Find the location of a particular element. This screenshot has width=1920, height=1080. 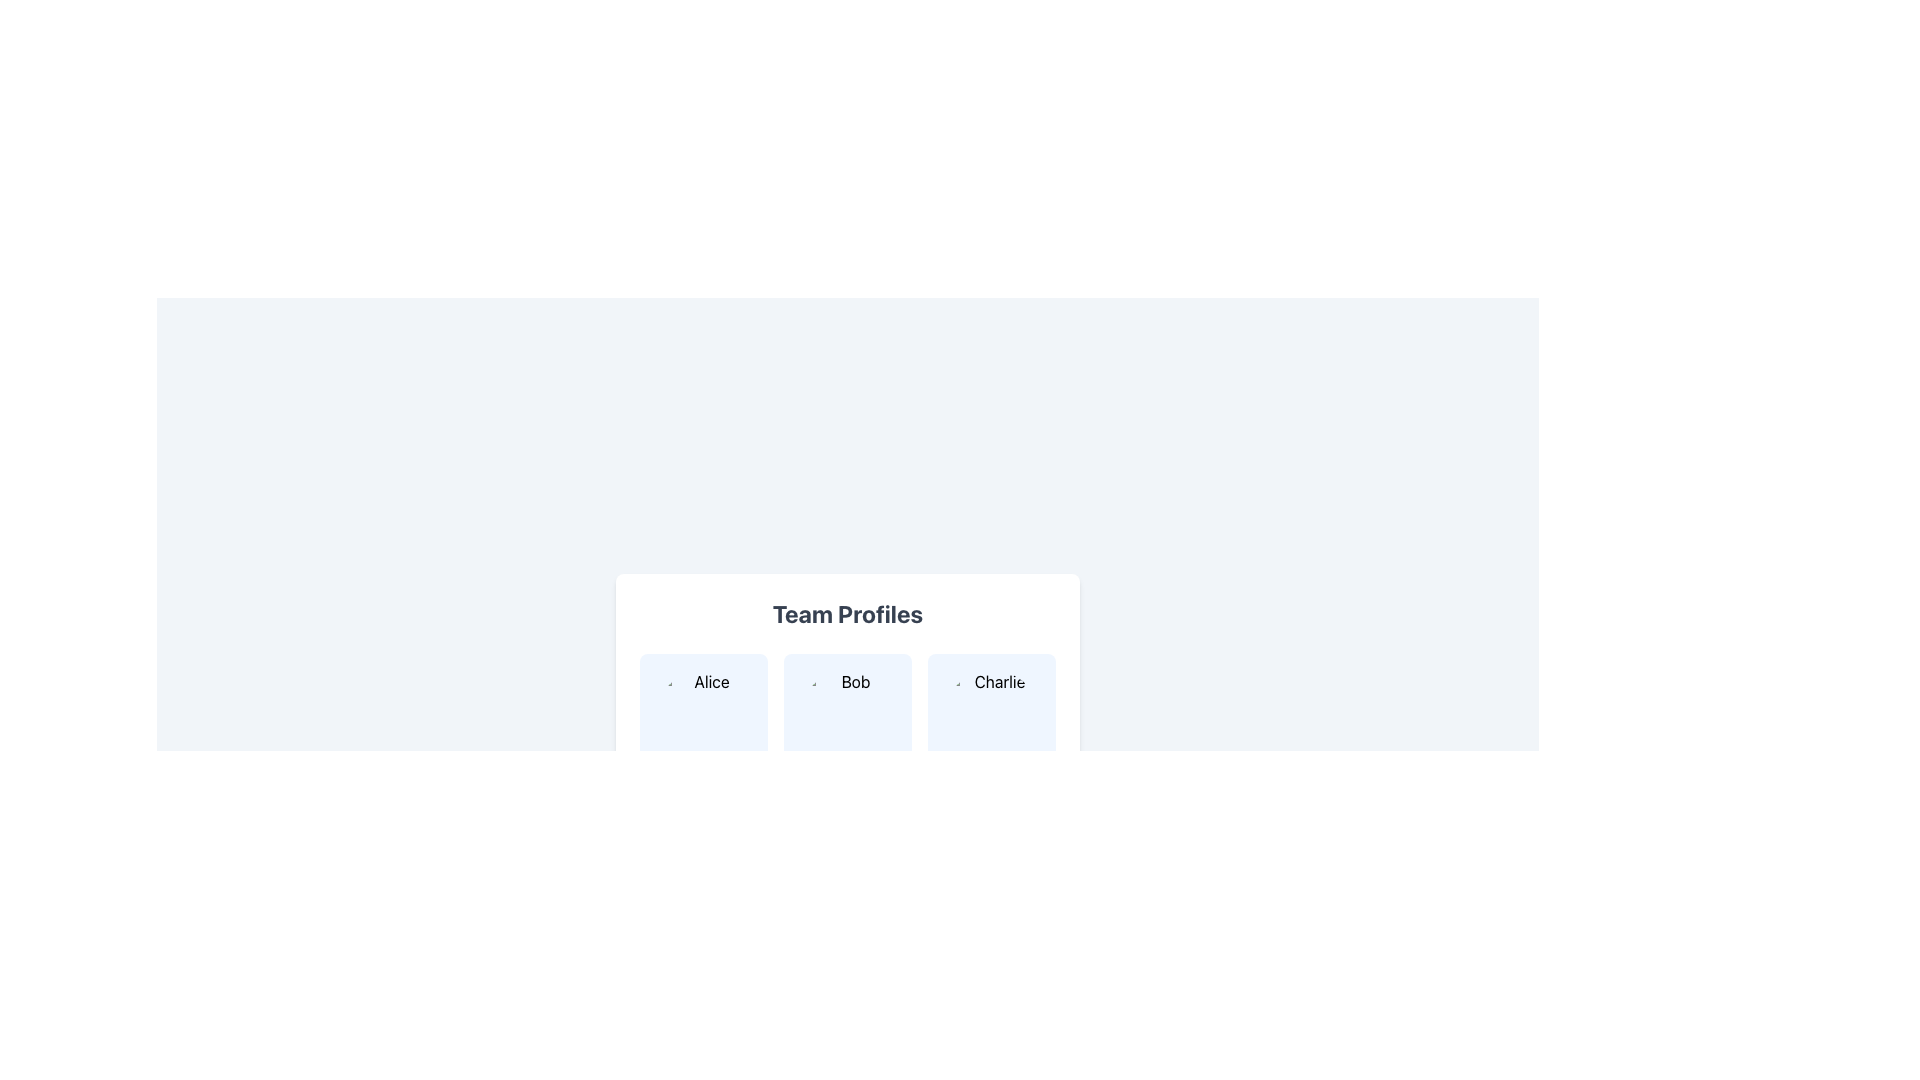

the profile image display located is located at coordinates (704, 716).